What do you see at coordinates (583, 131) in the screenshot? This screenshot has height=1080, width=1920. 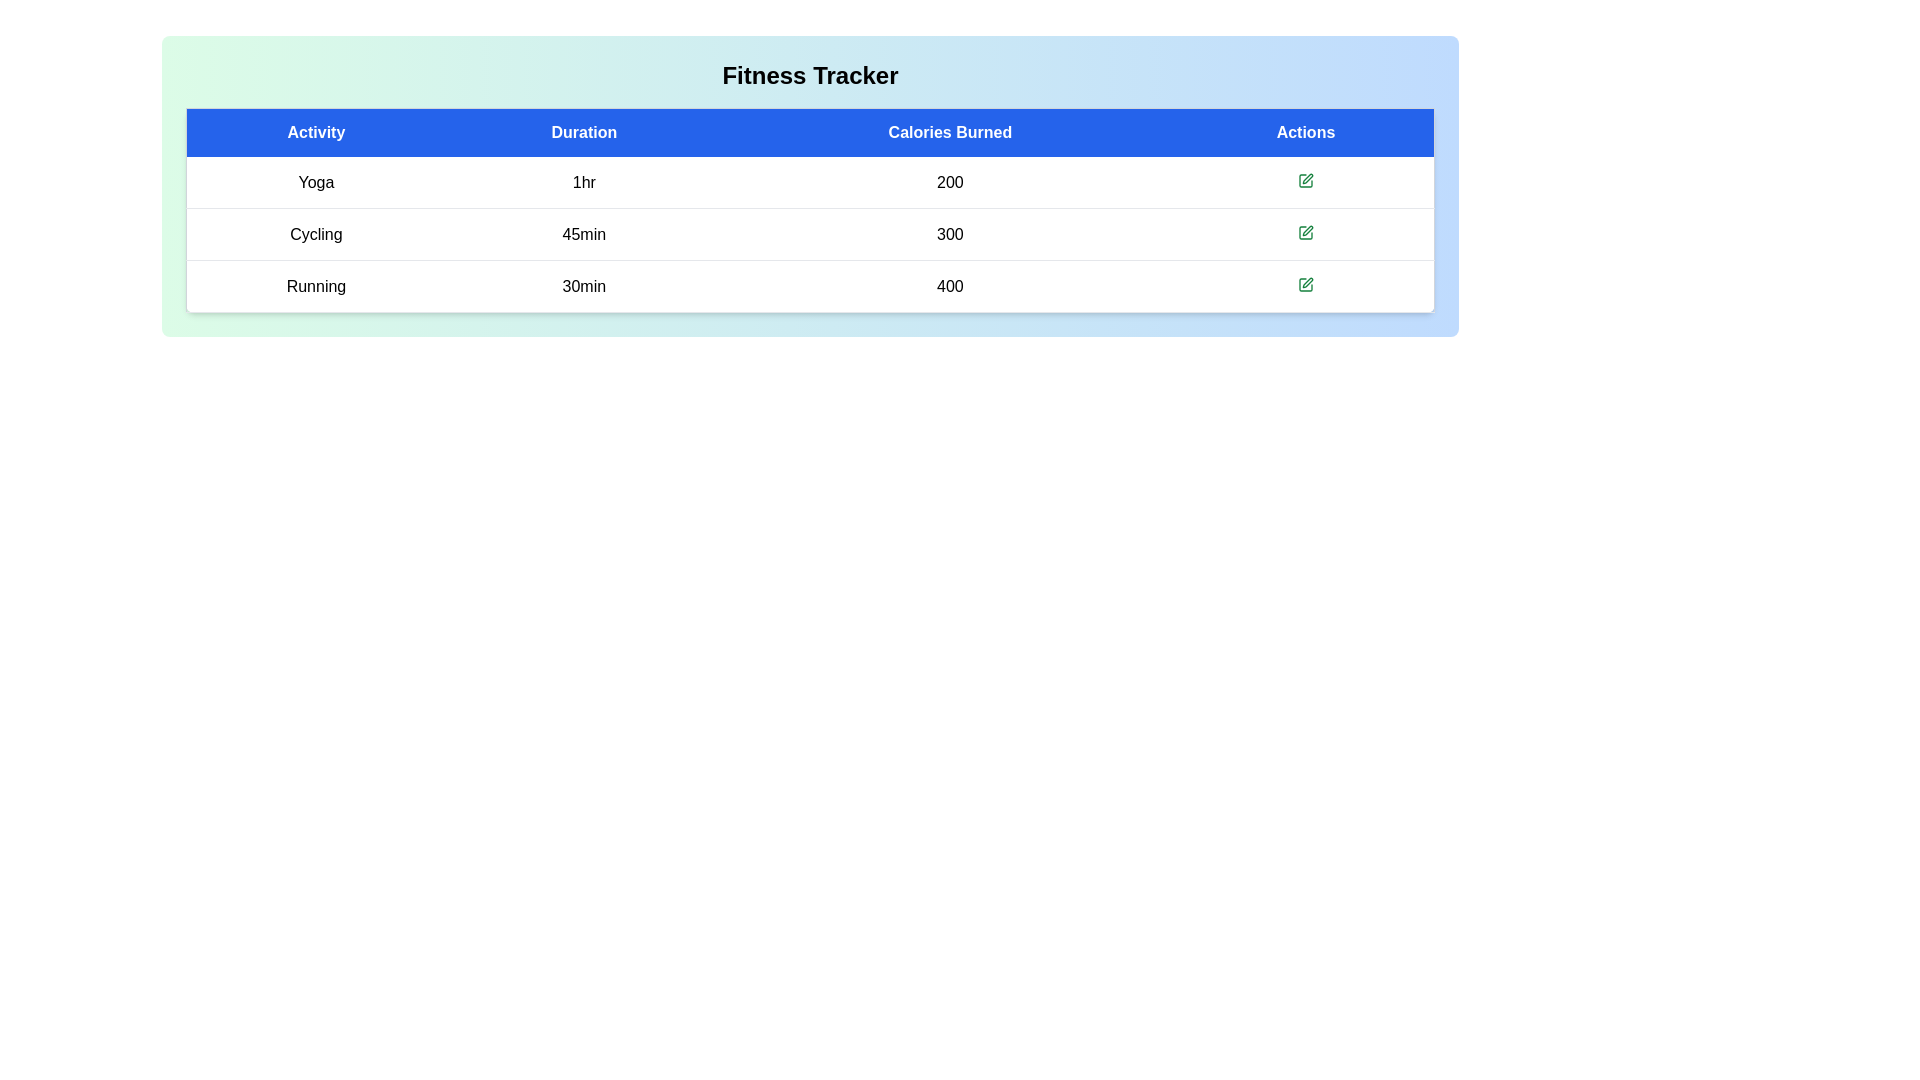 I see `the column header Duration to sort or interact with it` at bounding box center [583, 131].